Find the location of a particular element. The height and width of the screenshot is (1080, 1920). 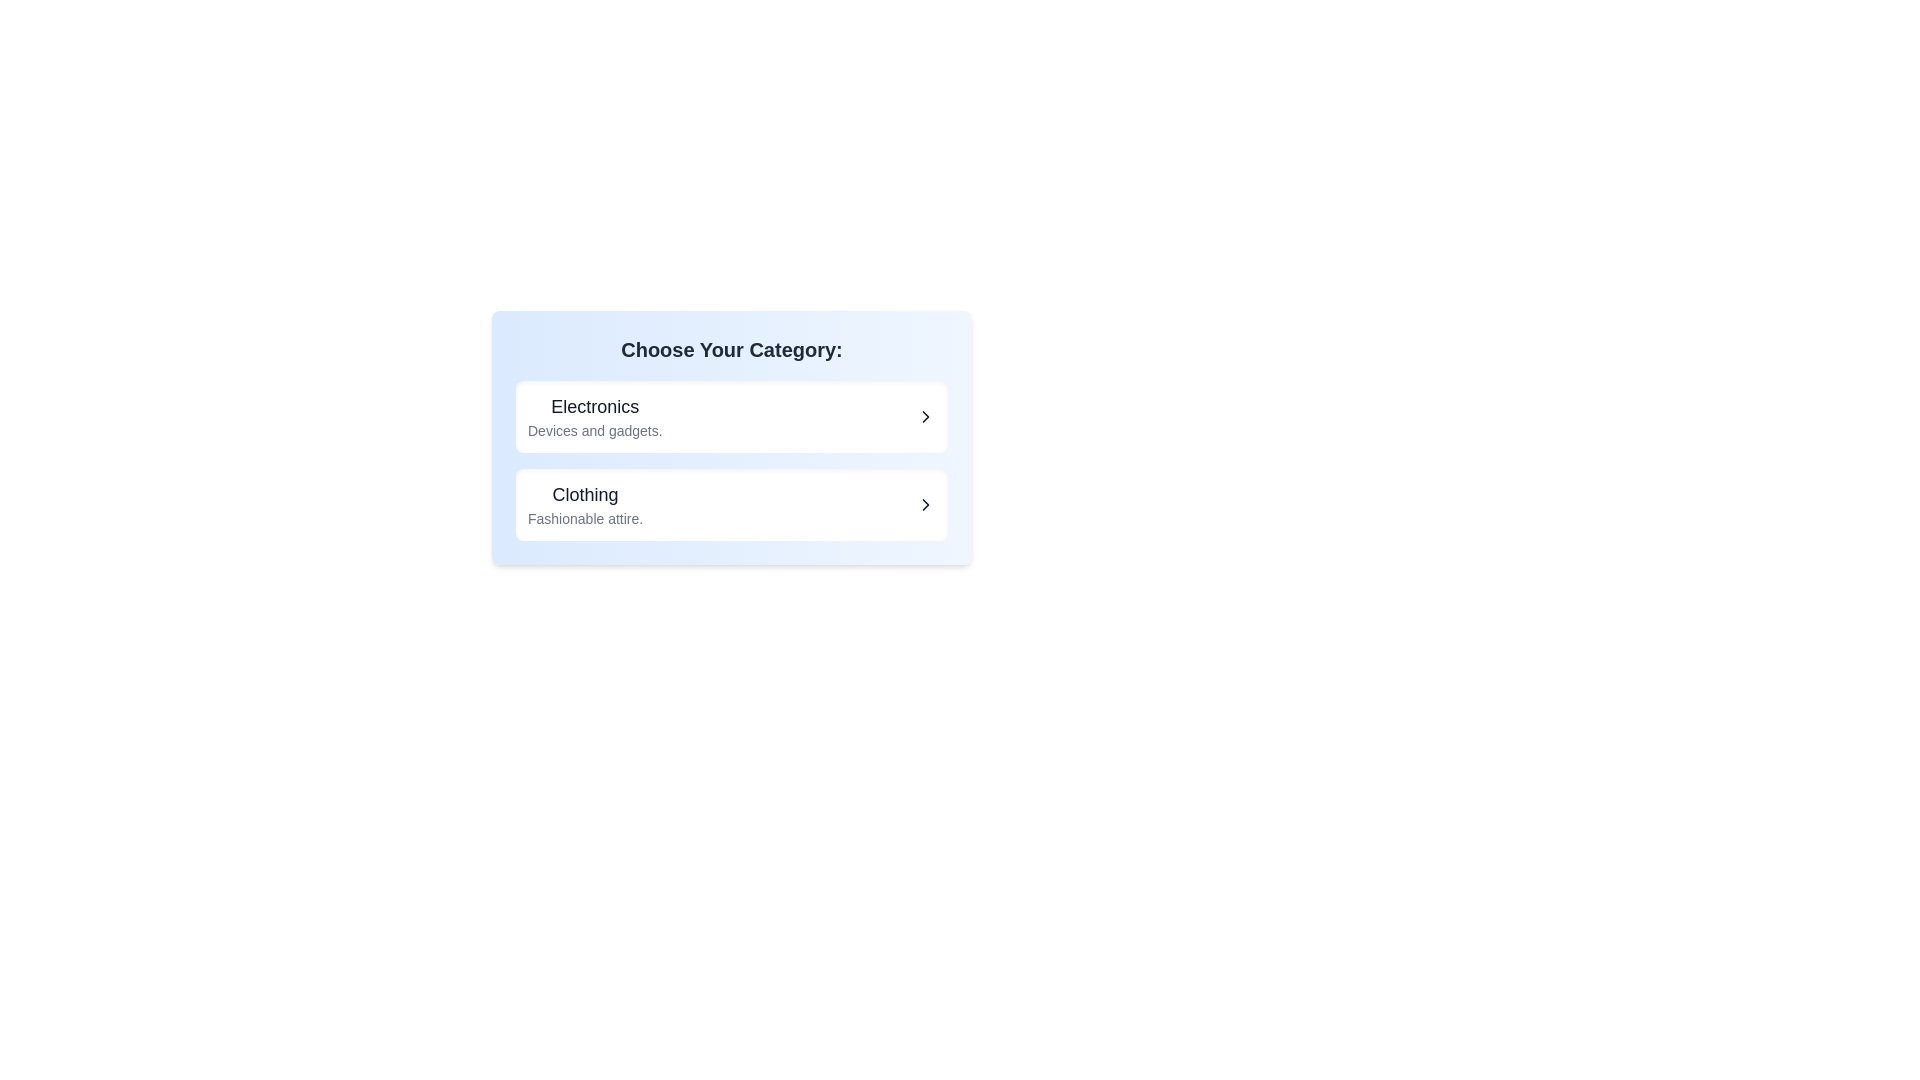

the navigation indicator icon located at the far-right side of the 'Electronics' section, which suggests further details or actions related to this category is located at coordinates (925, 415).